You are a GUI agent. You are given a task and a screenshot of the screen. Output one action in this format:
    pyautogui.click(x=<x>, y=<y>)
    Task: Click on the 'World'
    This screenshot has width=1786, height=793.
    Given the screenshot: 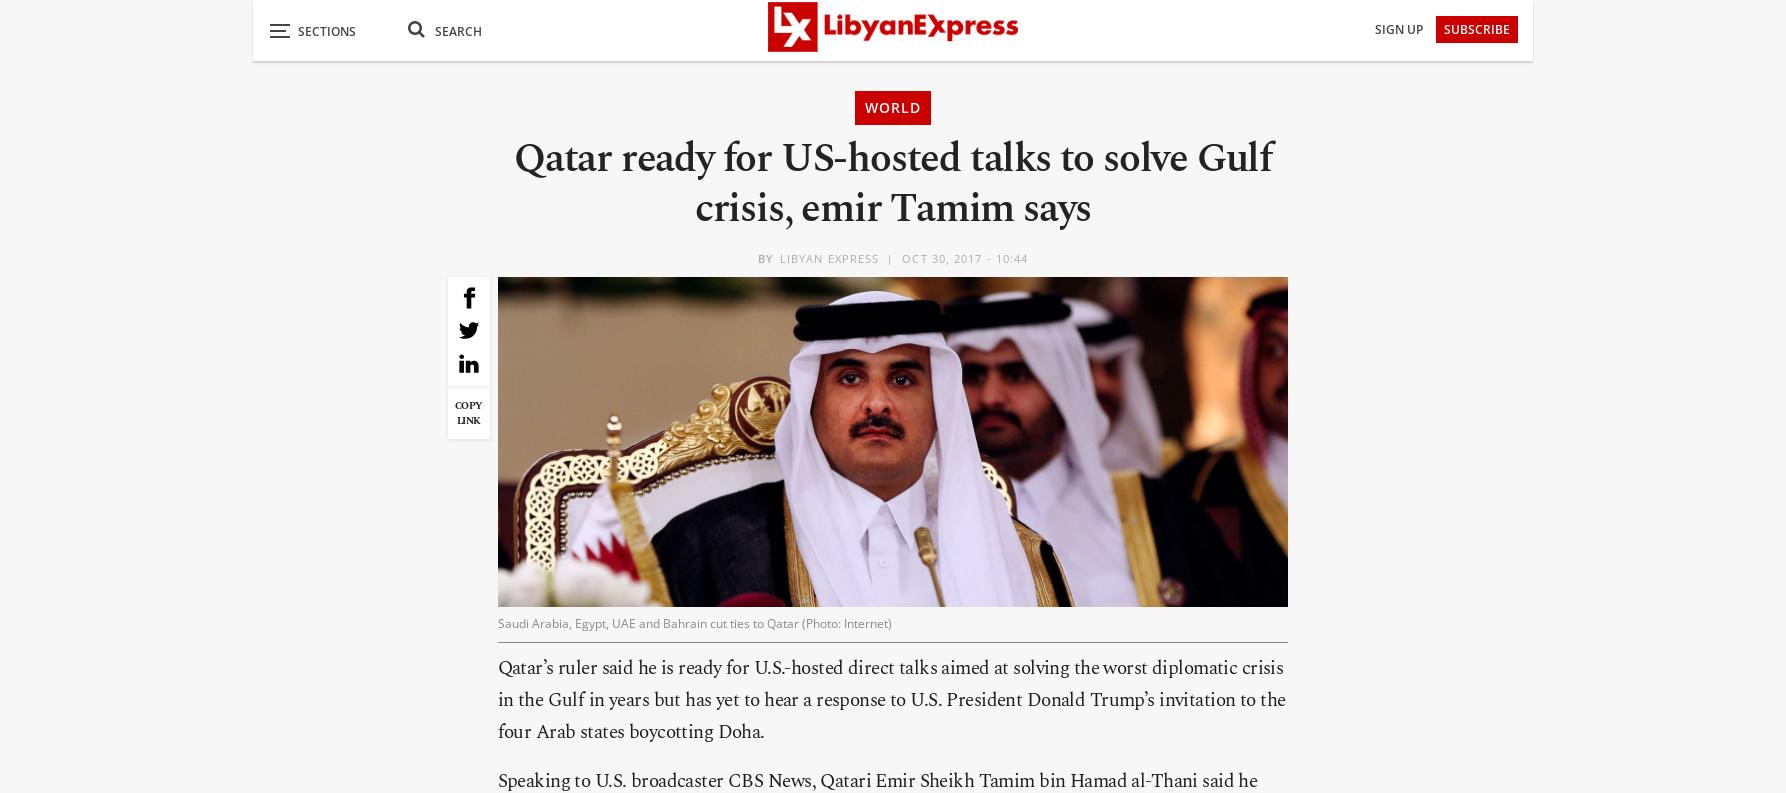 What is the action you would take?
    pyautogui.click(x=890, y=106)
    